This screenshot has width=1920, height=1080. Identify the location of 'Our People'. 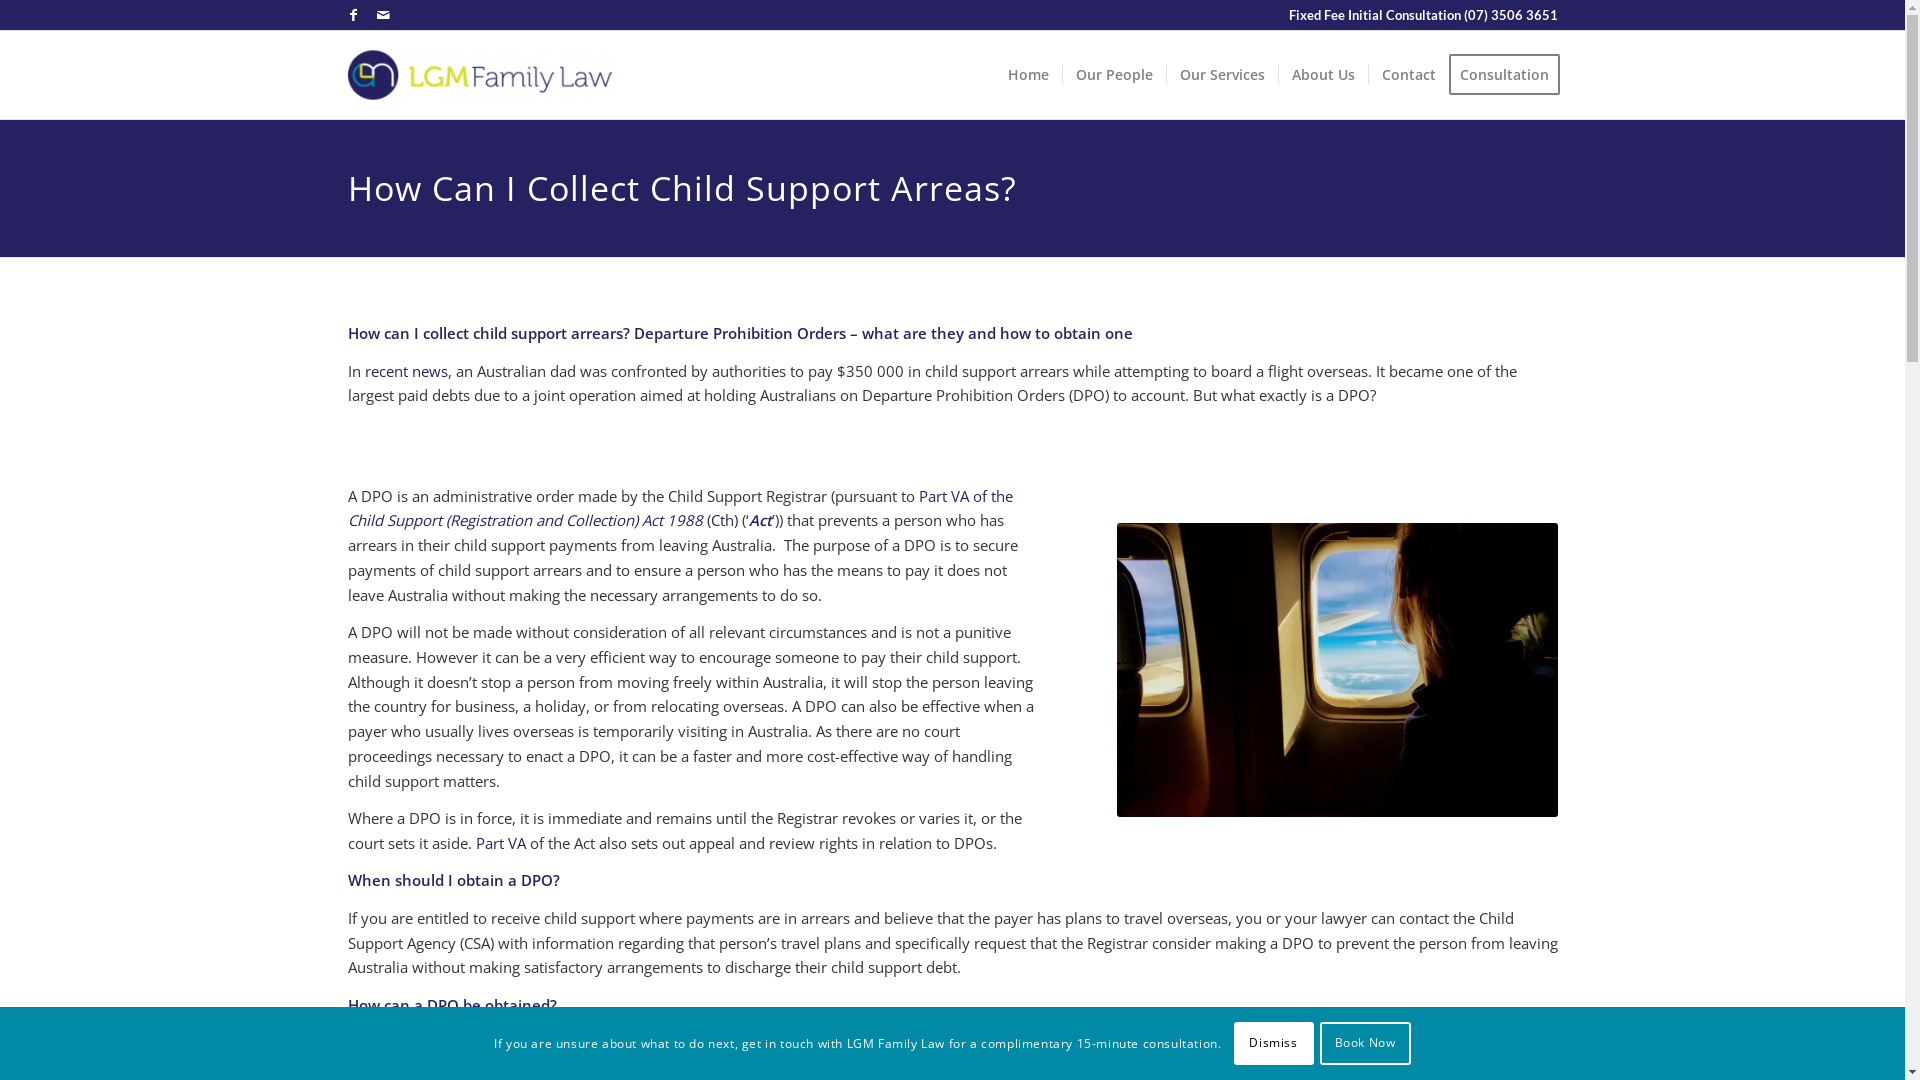
(1112, 73).